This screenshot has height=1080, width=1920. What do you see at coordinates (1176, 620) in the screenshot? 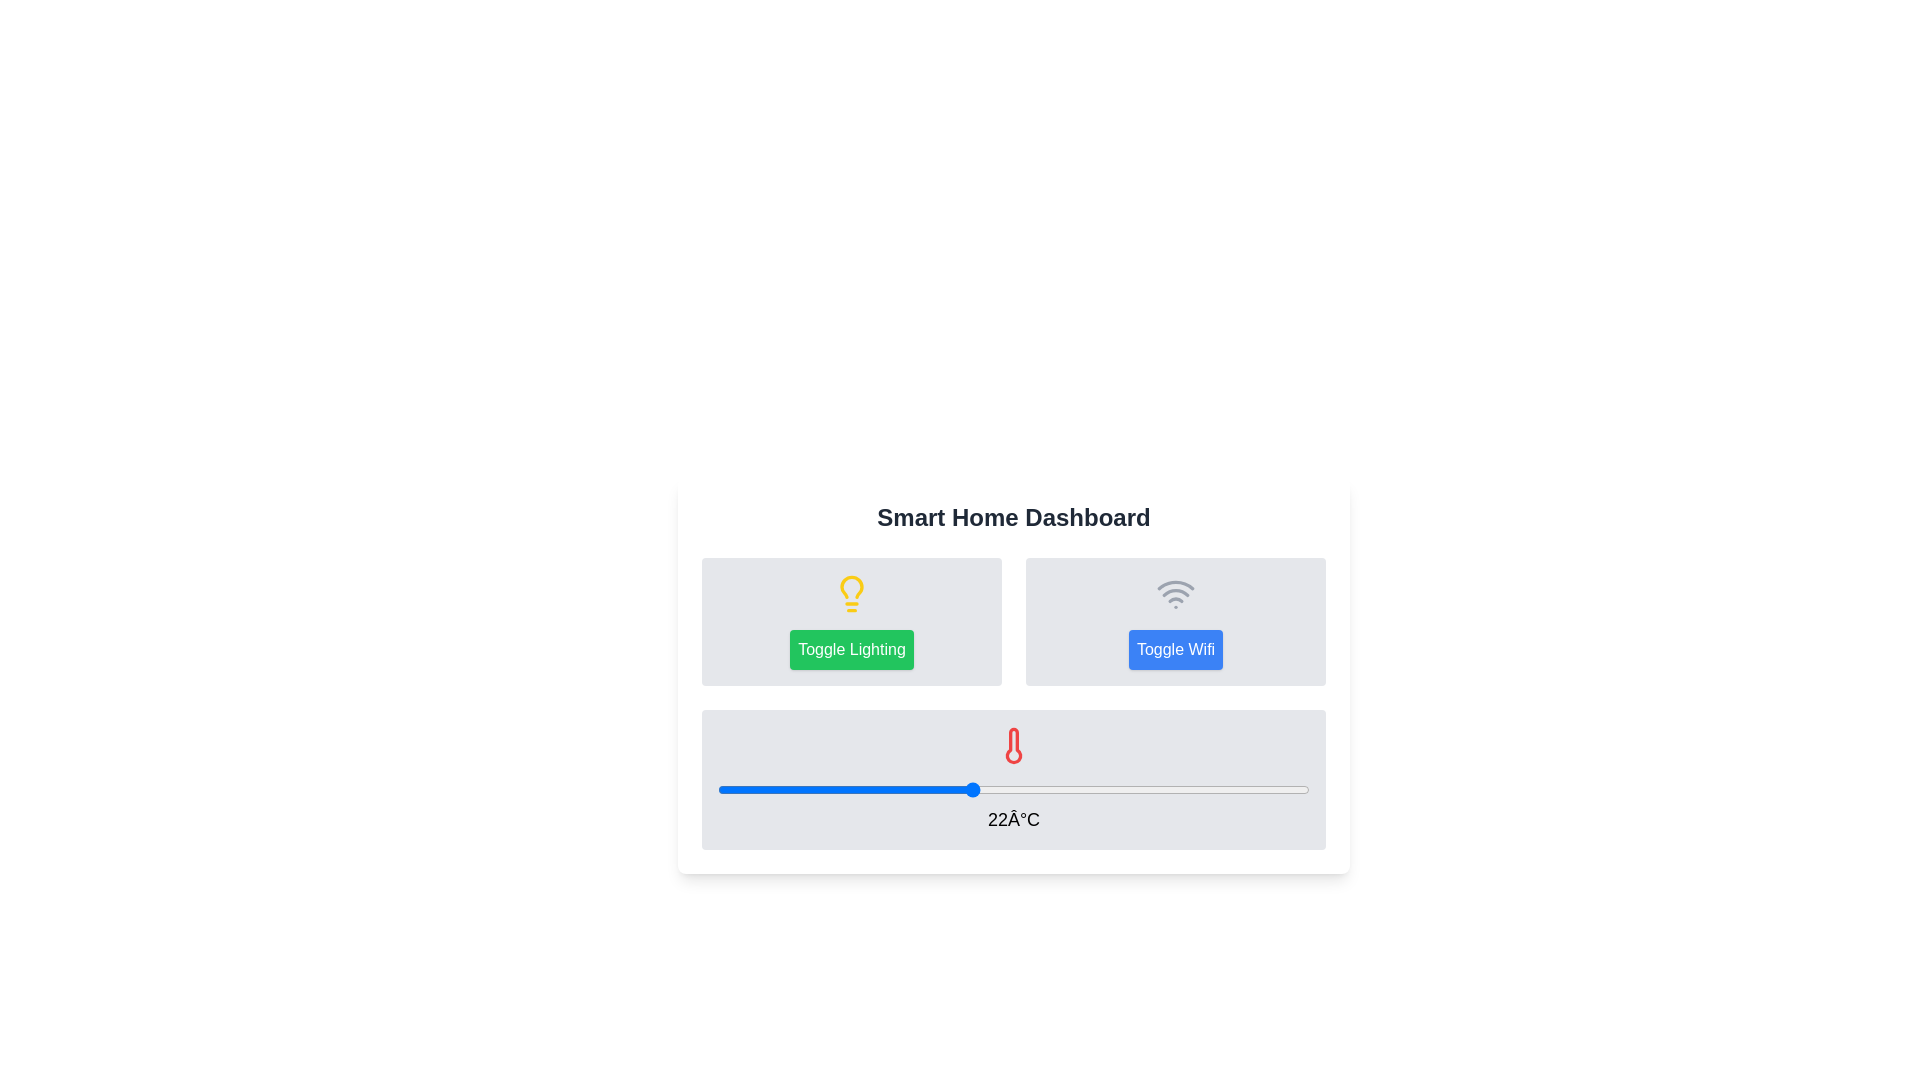
I see `the button in the upper-right quadrant of the interface` at bounding box center [1176, 620].